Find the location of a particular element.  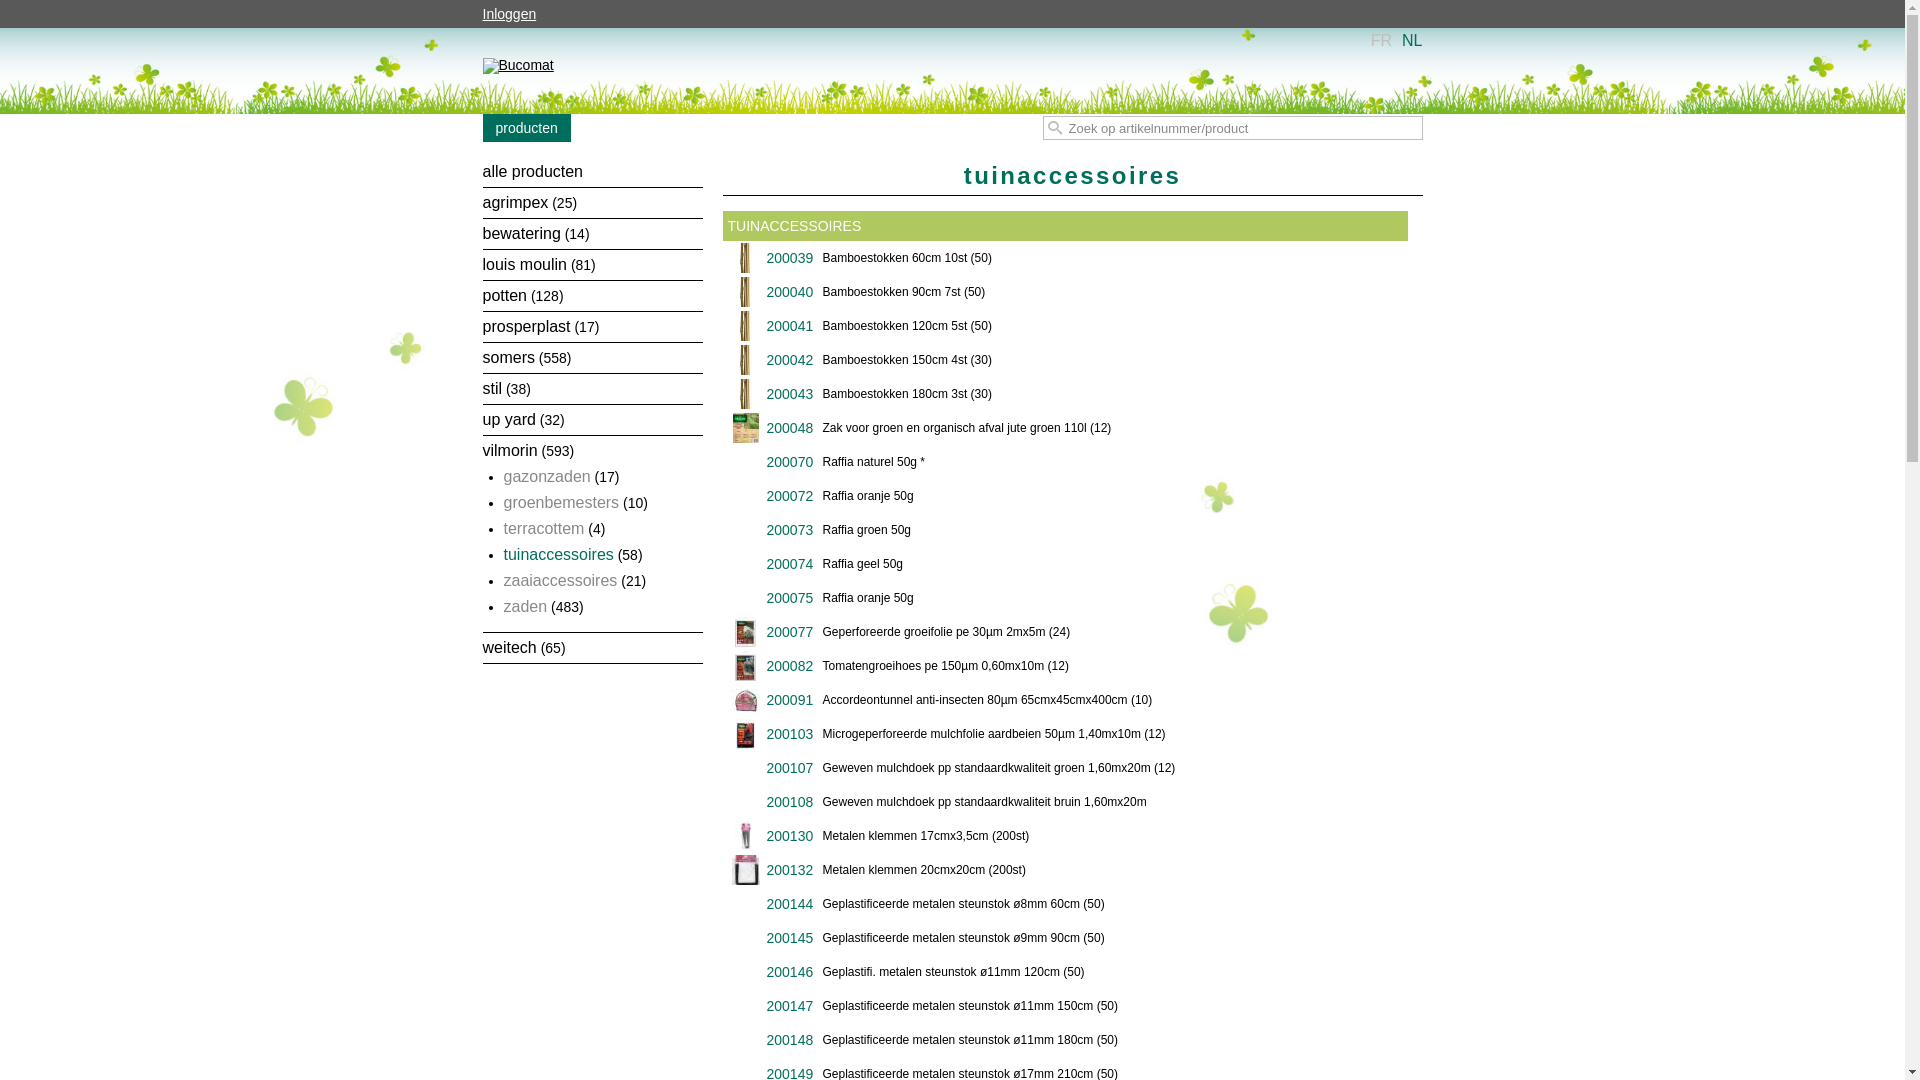

'zaaiaccessoires' is located at coordinates (504, 580).